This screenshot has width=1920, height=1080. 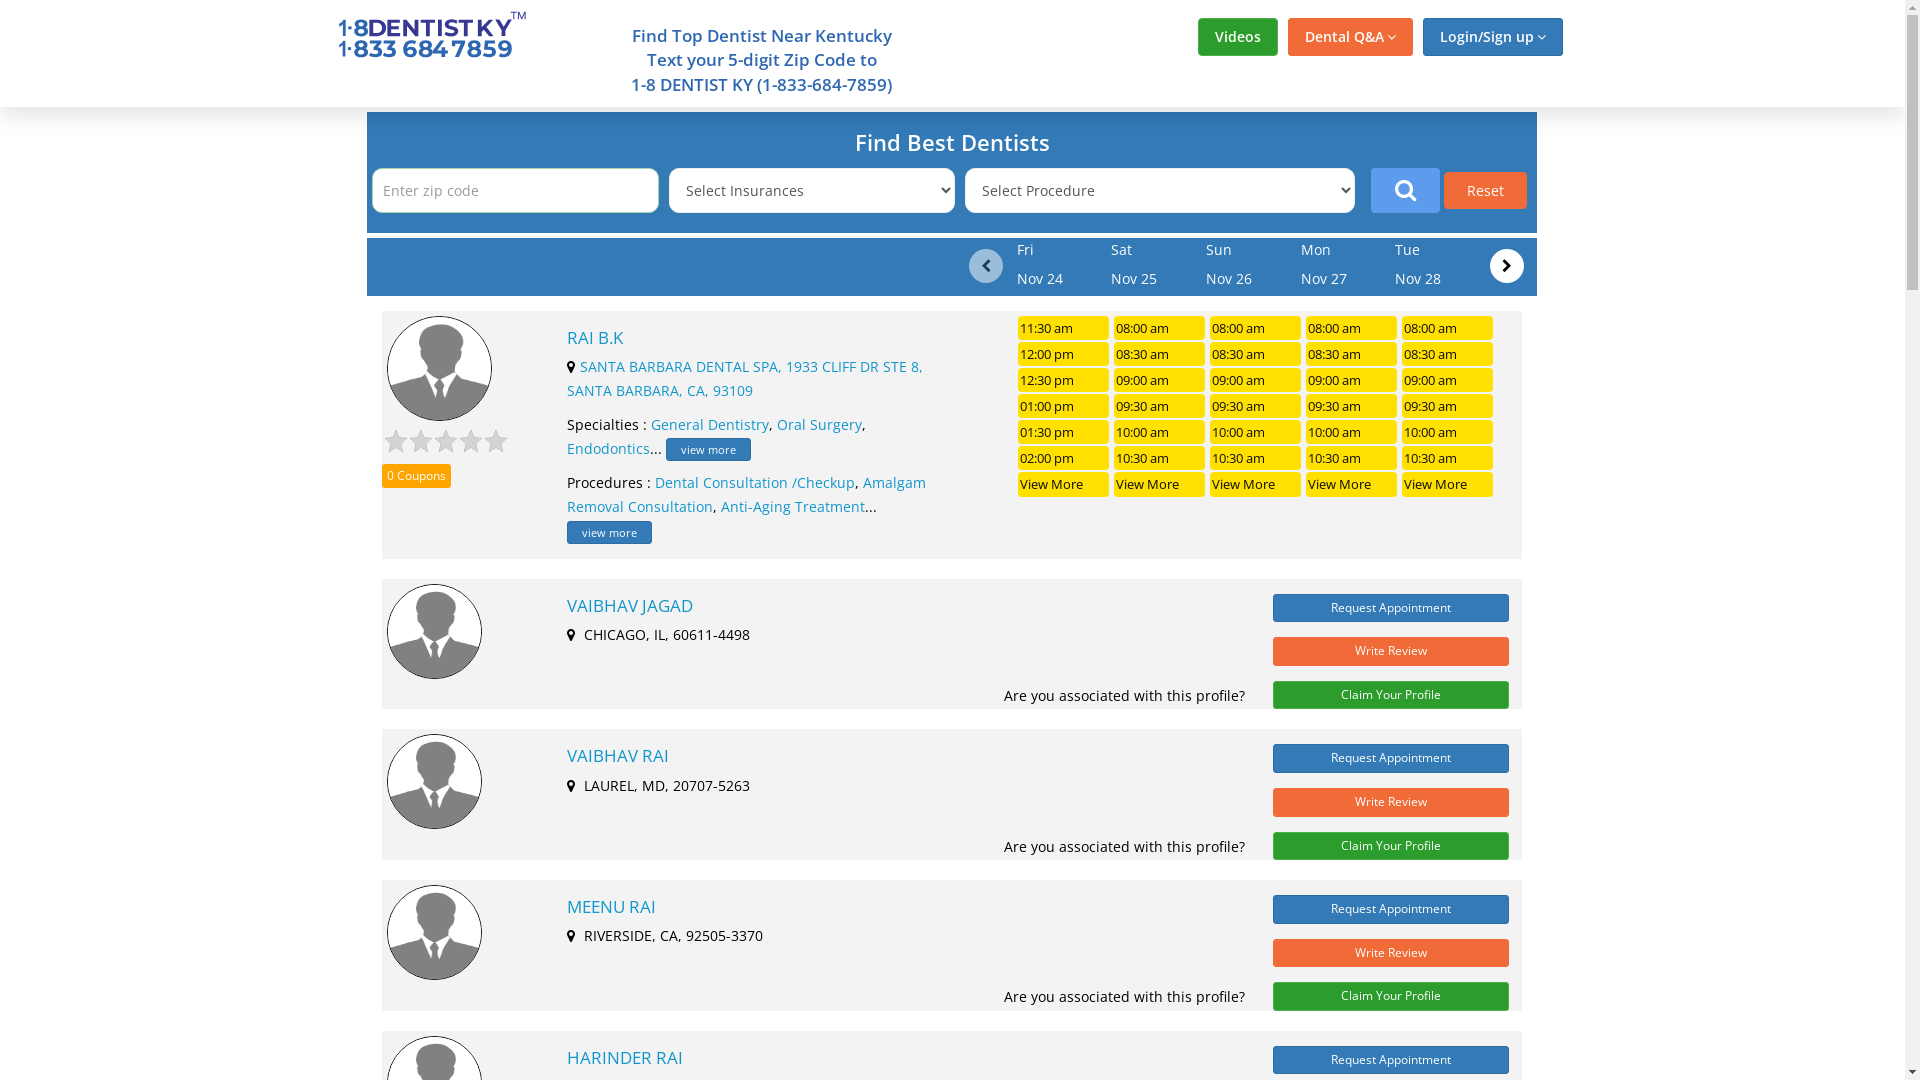 What do you see at coordinates (654, 482) in the screenshot?
I see `'Dental Consultation /Checkup'` at bounding box center [654, 482].